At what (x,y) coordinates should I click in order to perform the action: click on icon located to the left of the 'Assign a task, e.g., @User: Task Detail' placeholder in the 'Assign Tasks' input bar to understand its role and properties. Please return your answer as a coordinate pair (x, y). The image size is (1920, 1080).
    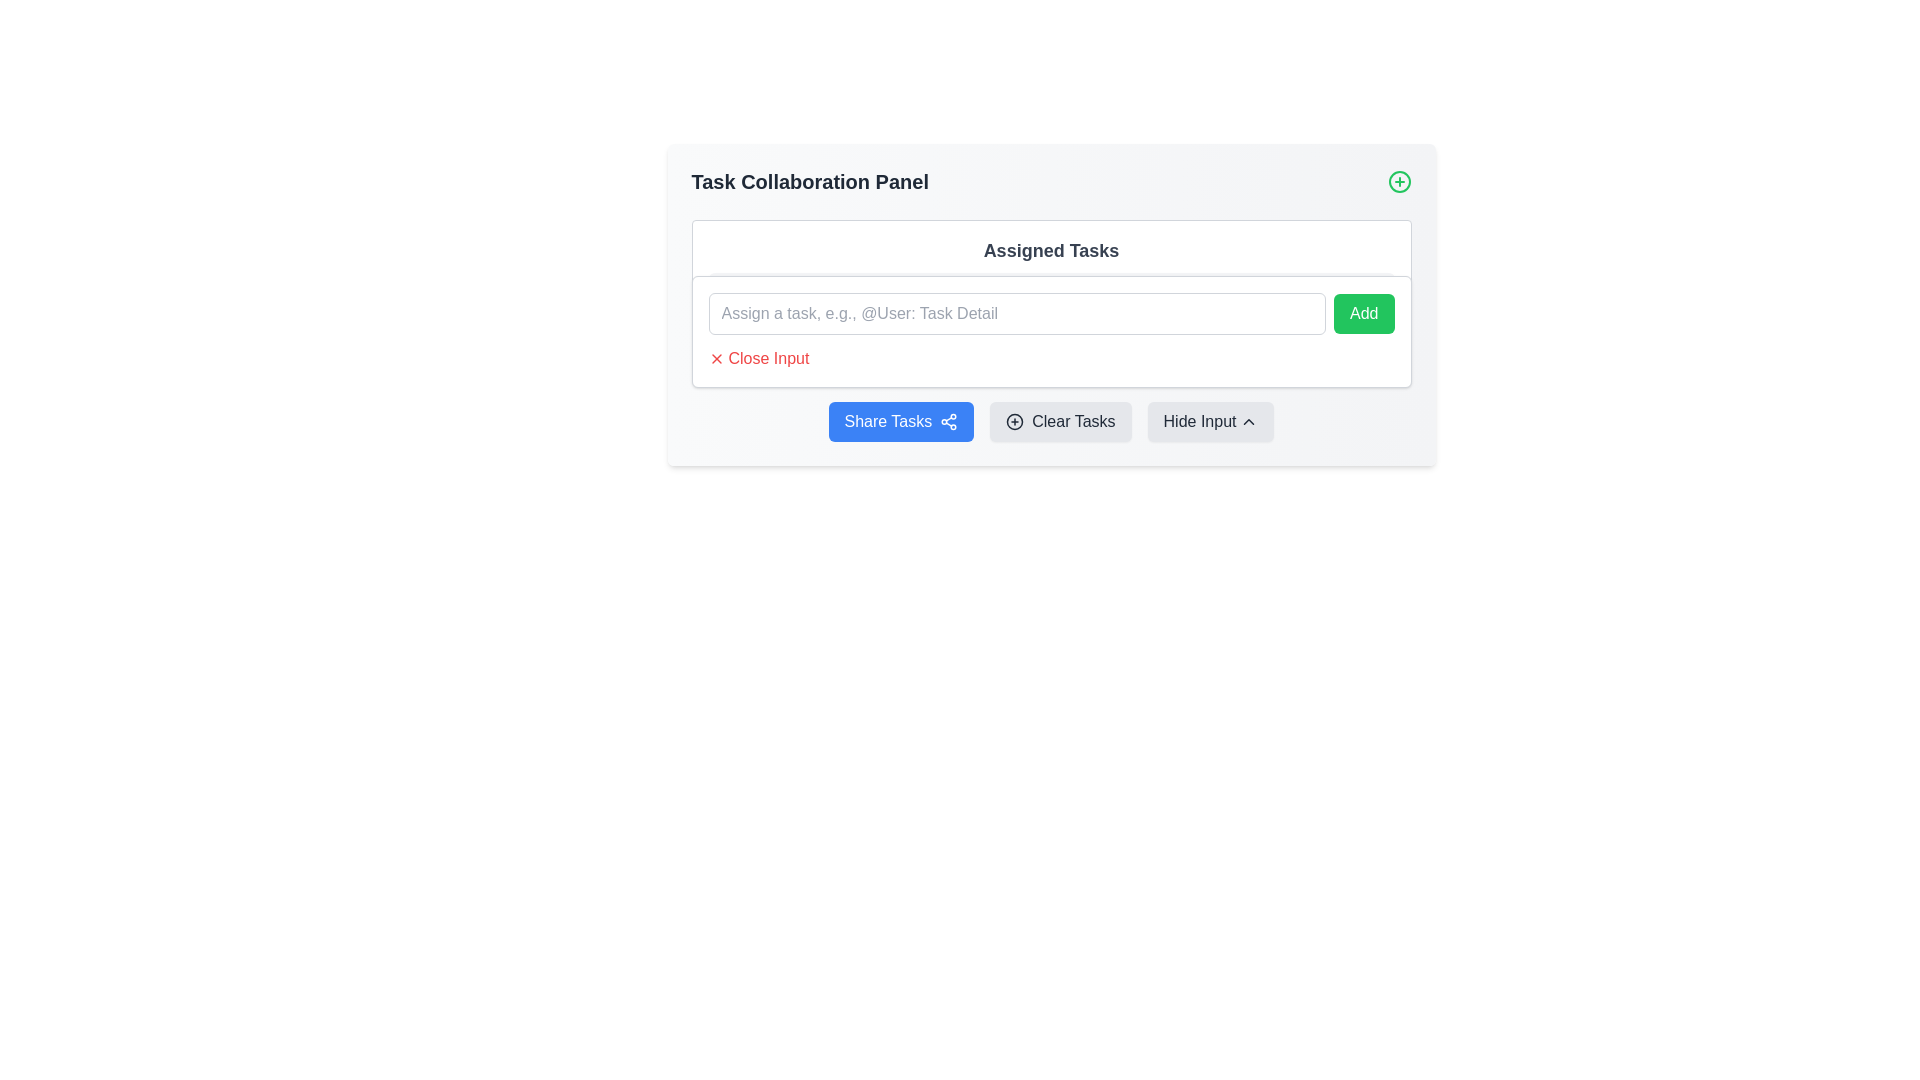
    Looking at the image, I should click on (729, 293).